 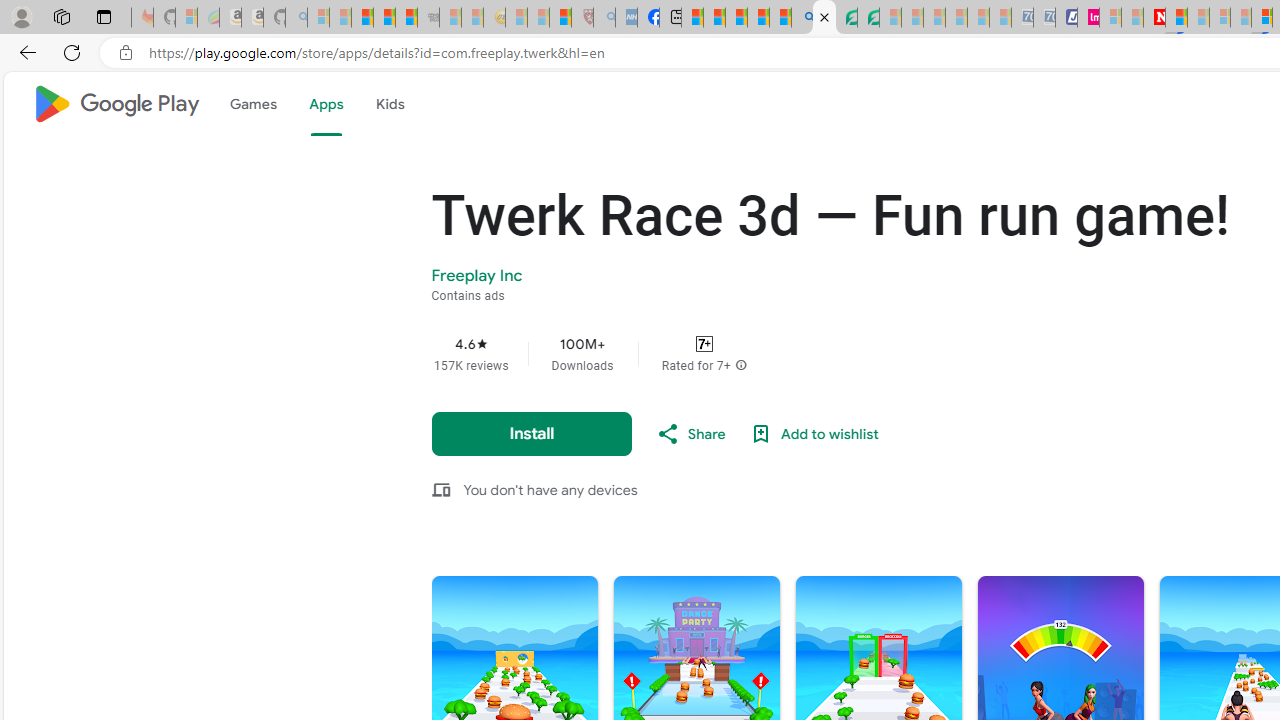 What do you see at coordinates (389, 104) in the screenshot?
I see `'Kids'` at bounding box center [389, 104].